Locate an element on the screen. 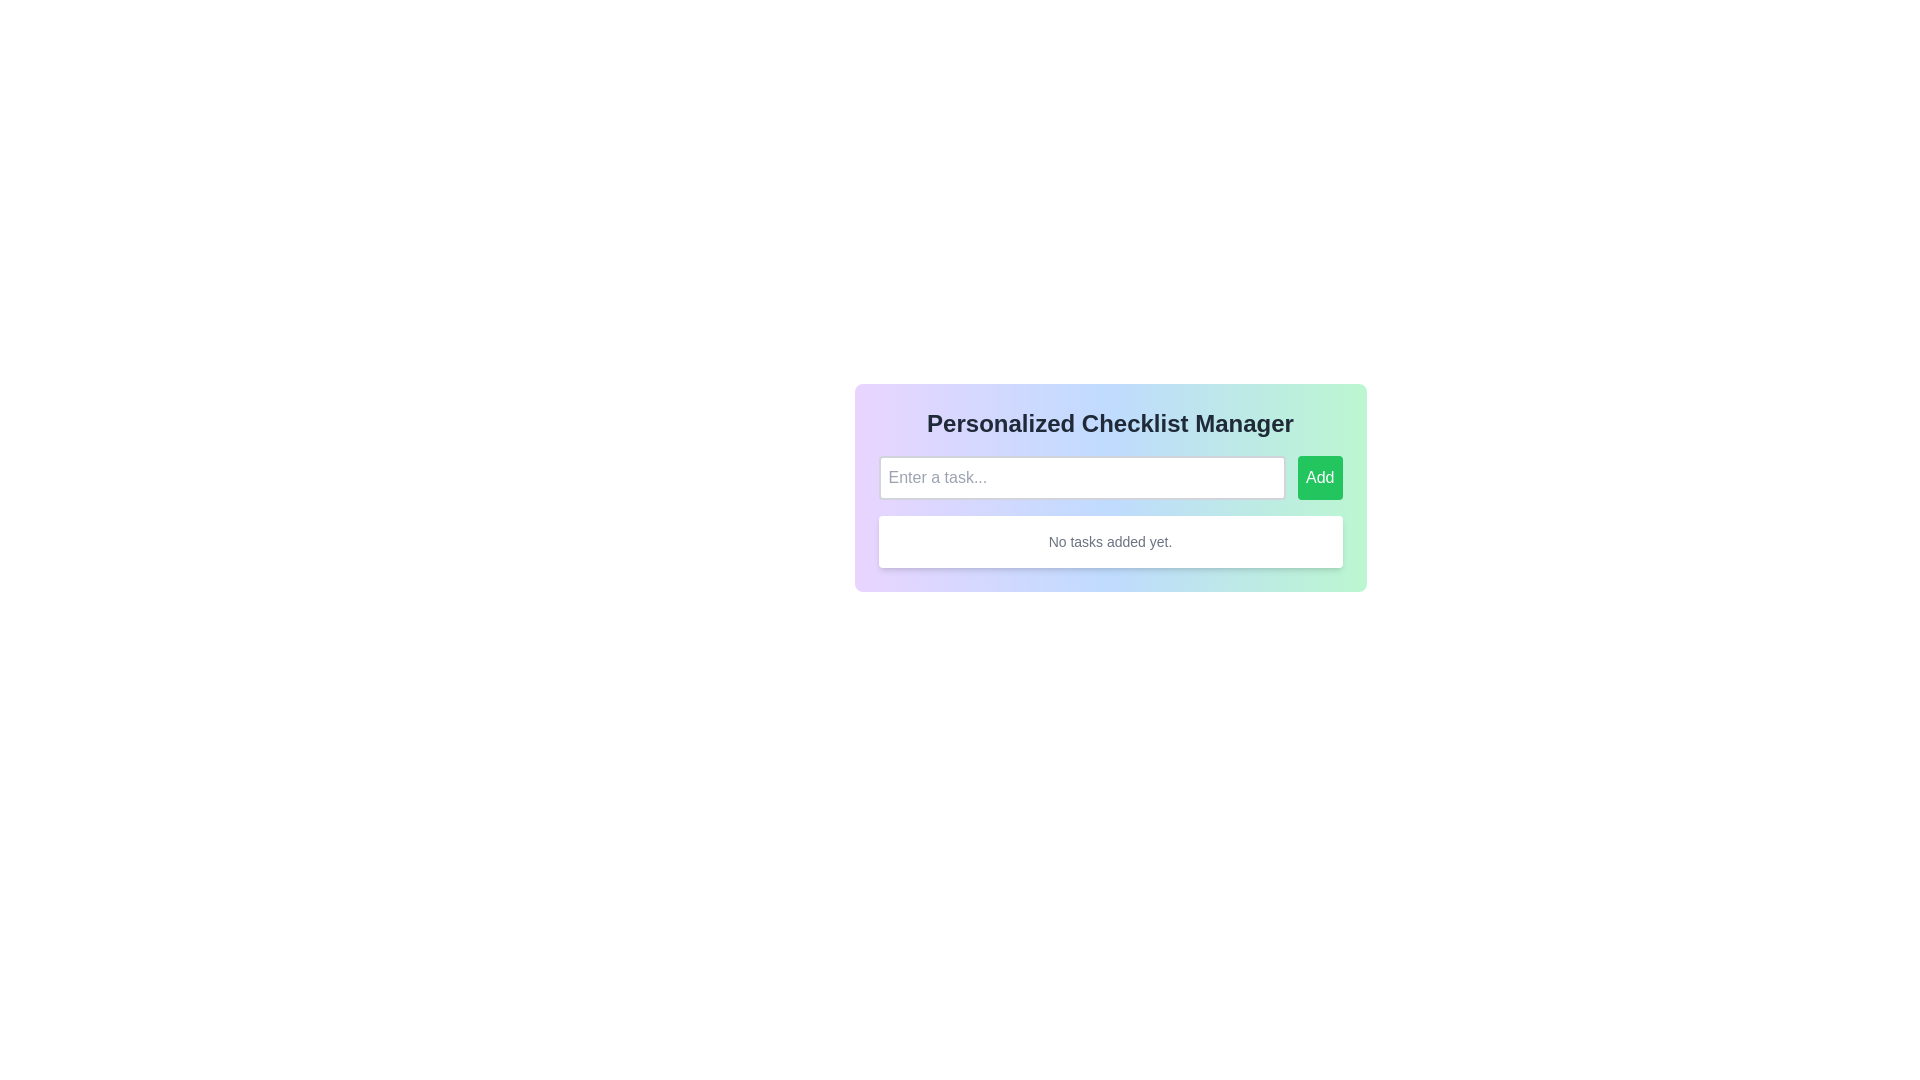 Image resolution: width=1920 pixels, height=1080 pixels. the submit button located to the right of the input field in the Personalized Checklist Manager is located at coordinates (1320, 478).